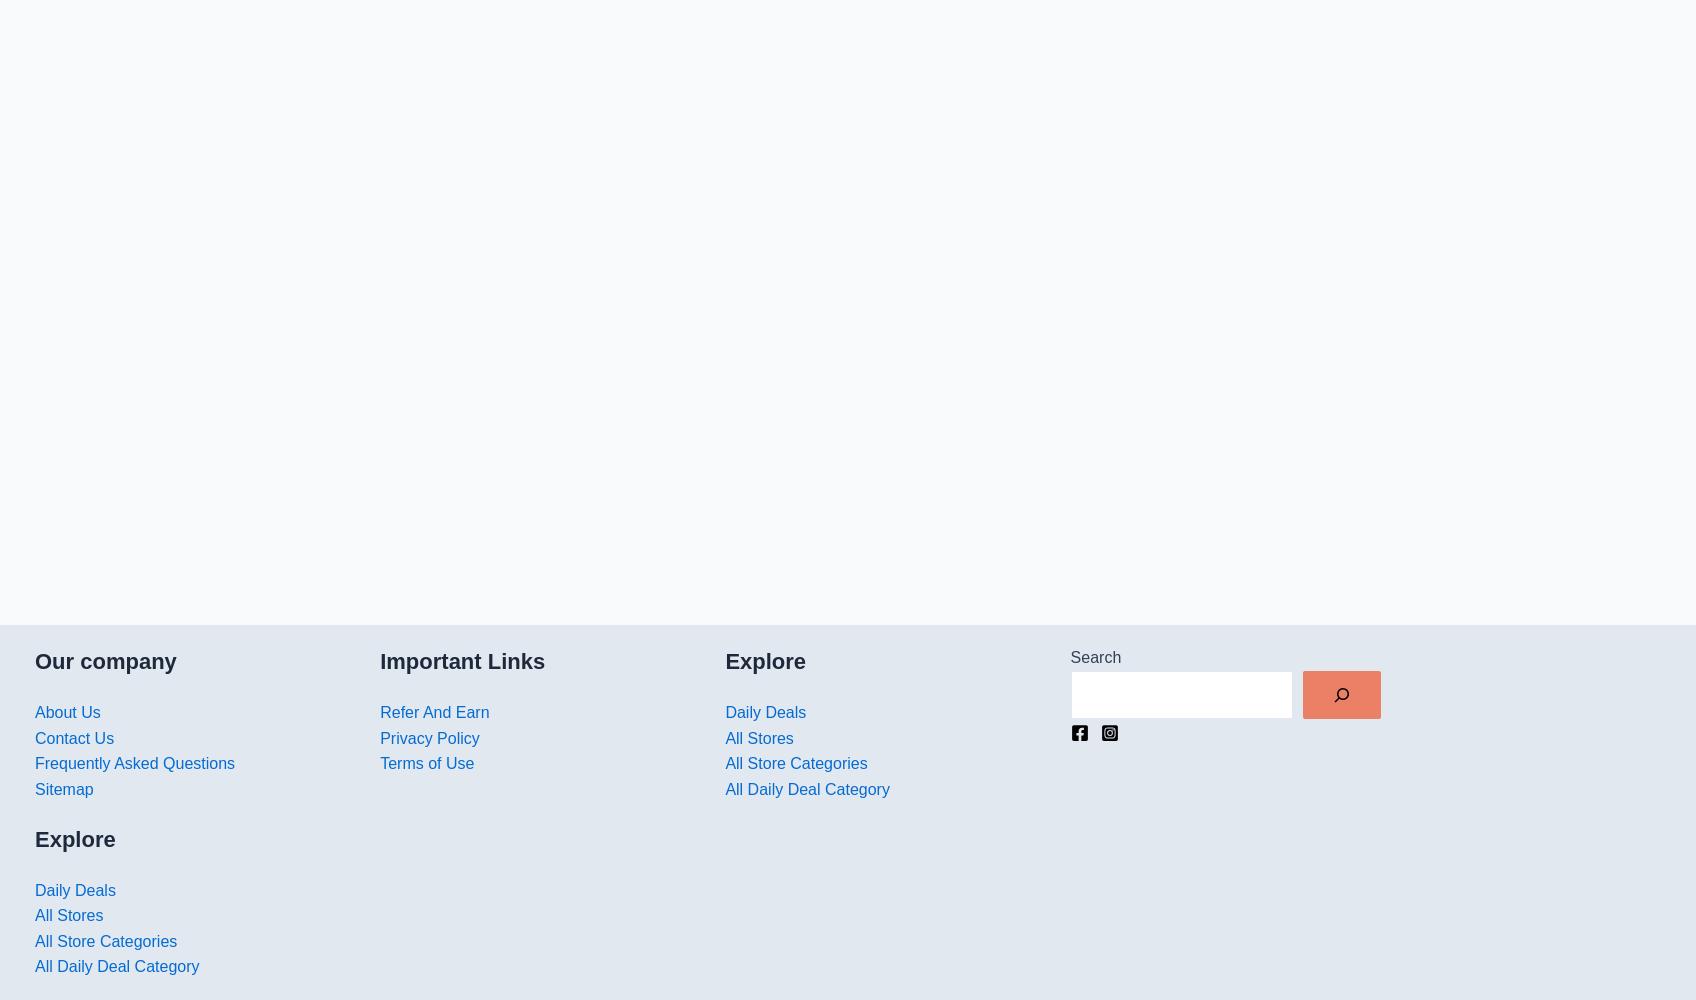  I want to click on 'Contact Us', so click(34, 736).